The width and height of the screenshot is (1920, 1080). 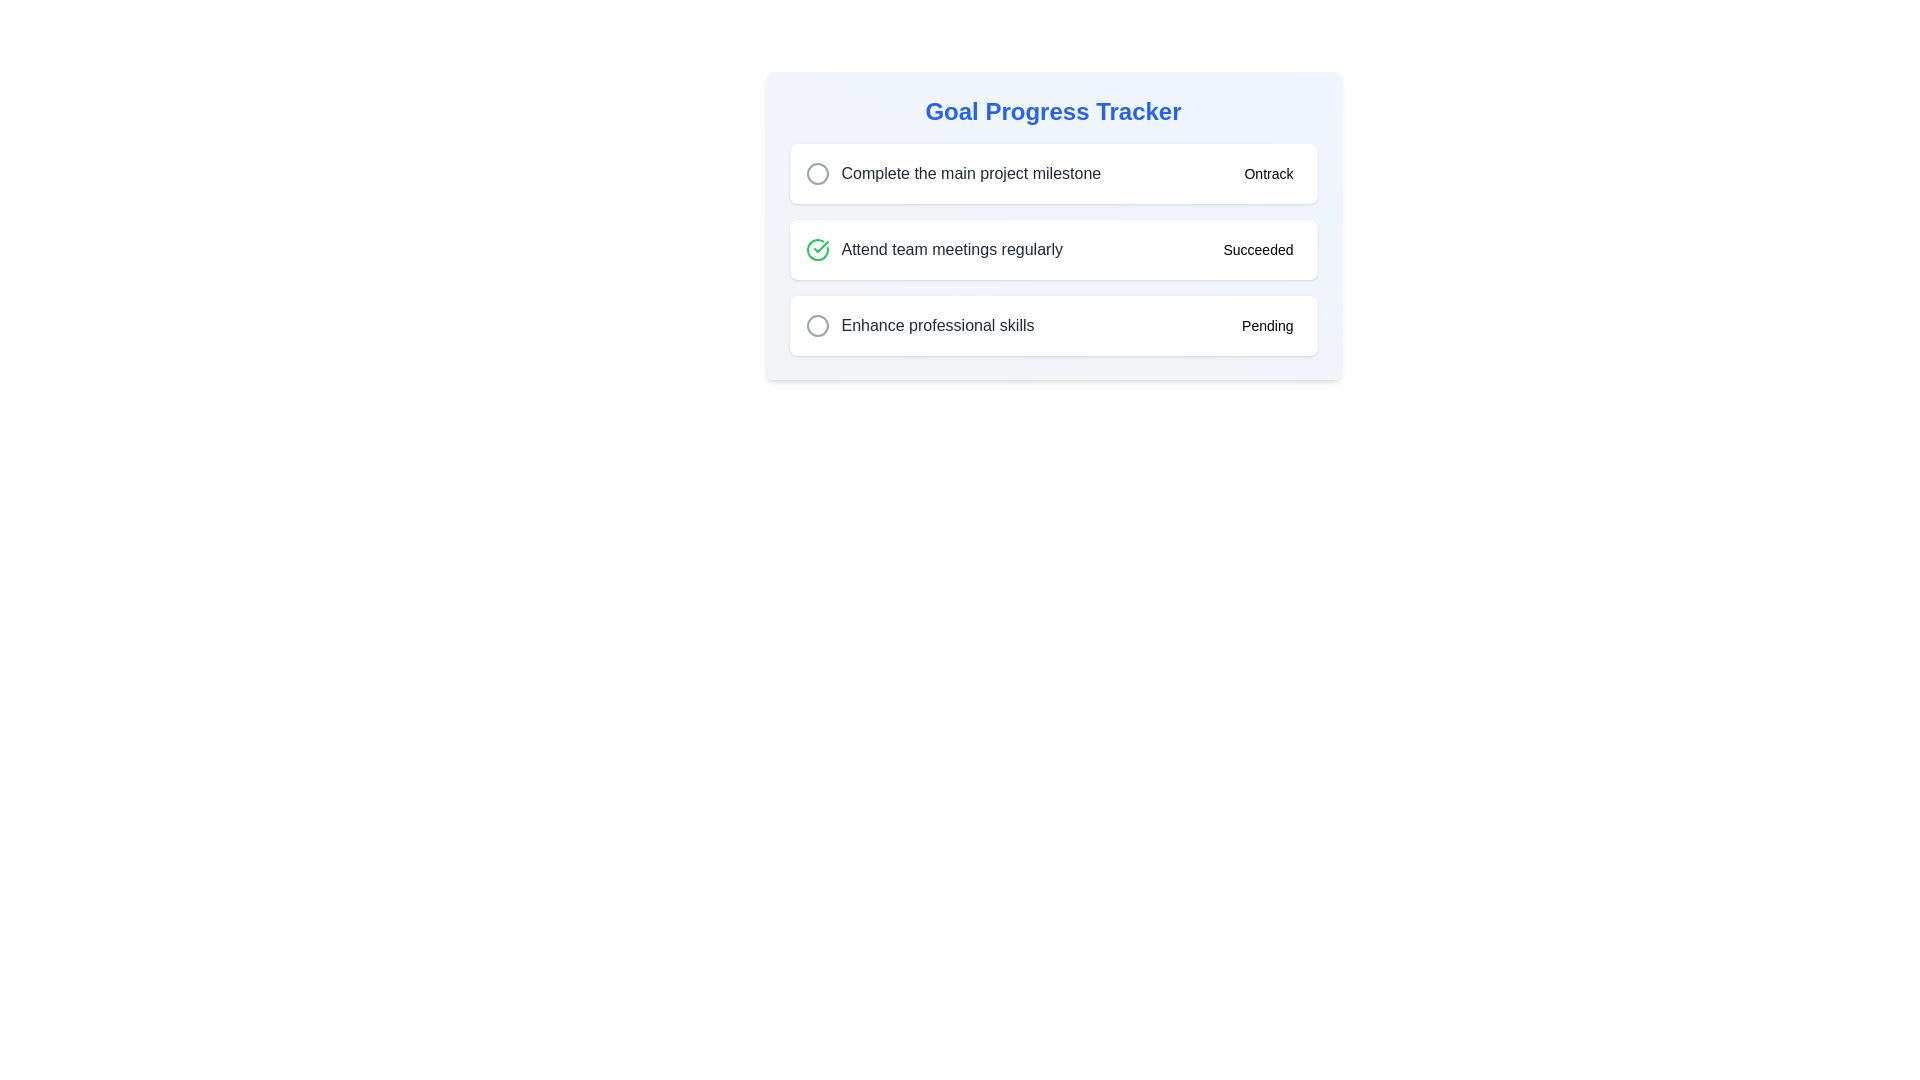 What do you see at coordinates (817, 249) in the screenshot?
I see `the green checkmark icon in the 'Goal Progress Tracker' section, which indicates the successful completion of the goal labeled 'Attend team meetings regularly'` at bounding box center [817, 249].